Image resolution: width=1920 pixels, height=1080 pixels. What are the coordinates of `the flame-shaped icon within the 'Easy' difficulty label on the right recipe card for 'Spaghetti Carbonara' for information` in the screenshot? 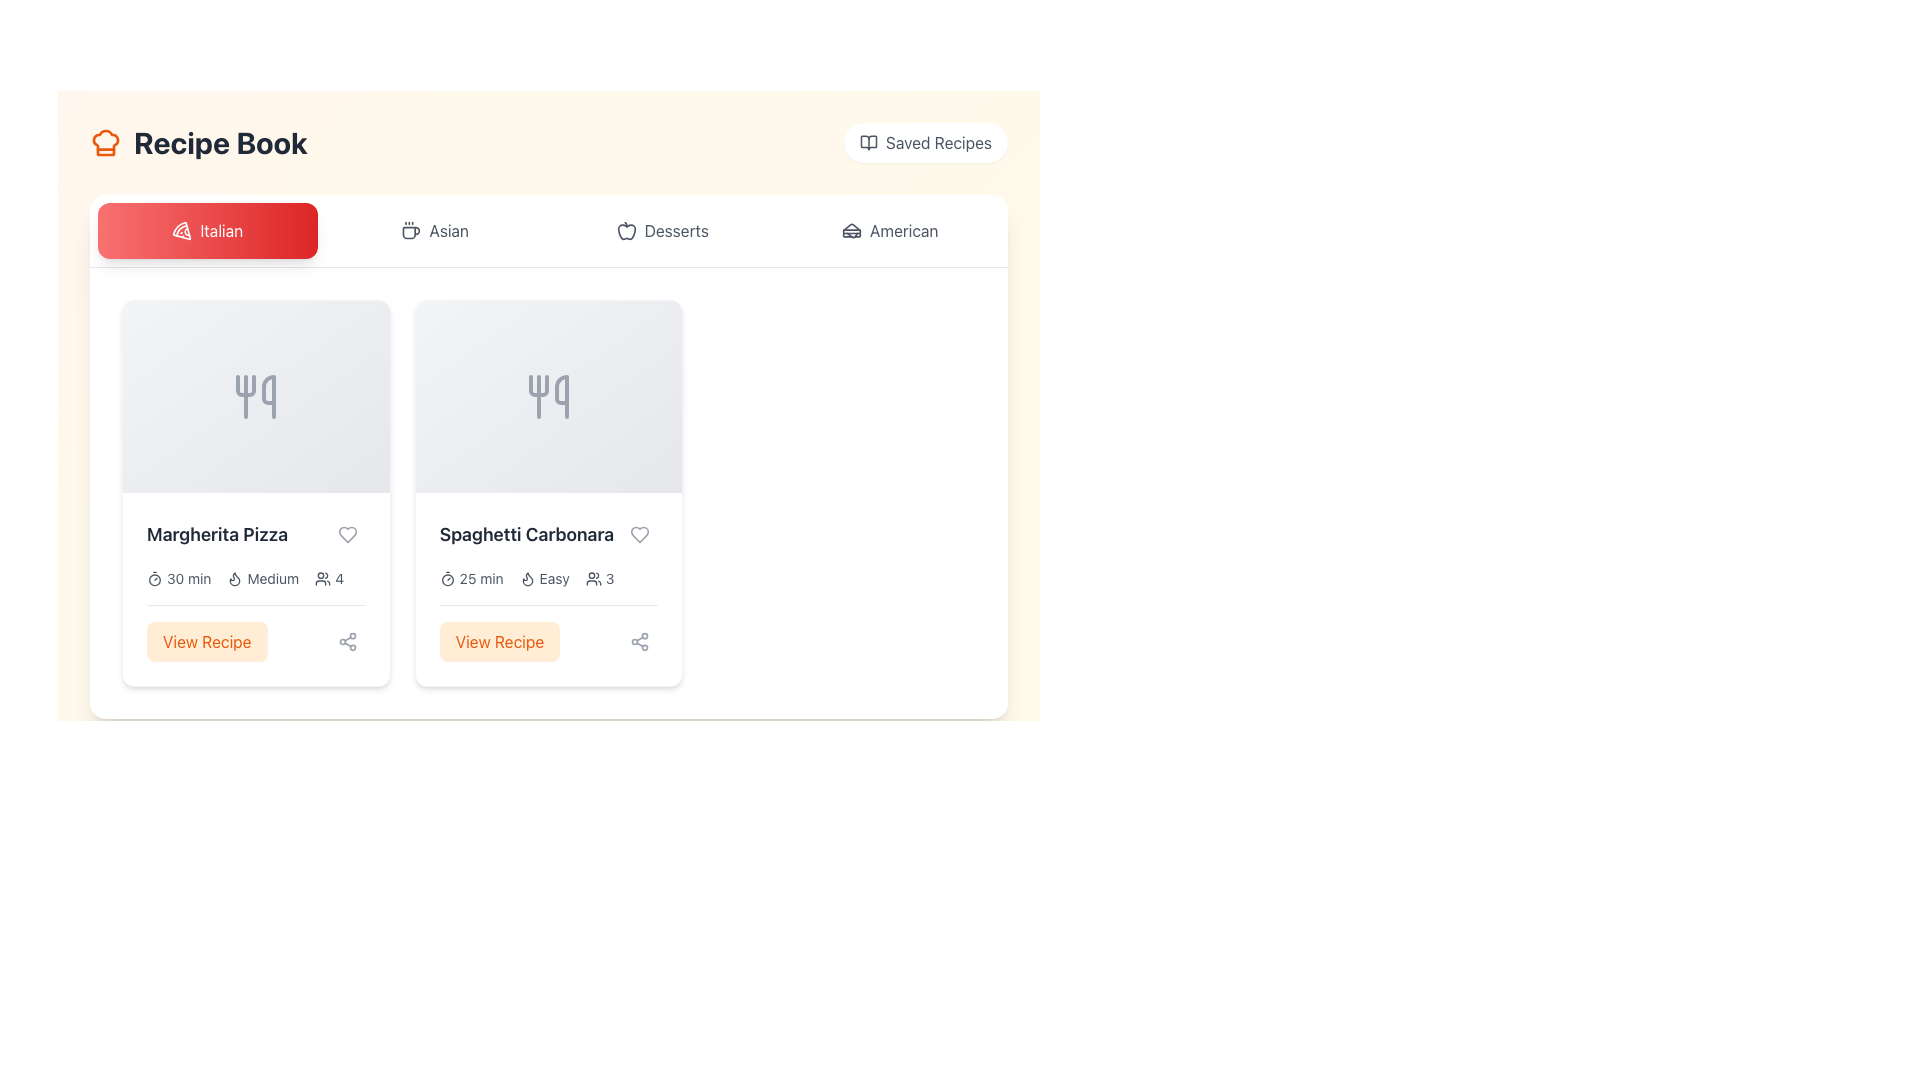 It's located at (527, 578).